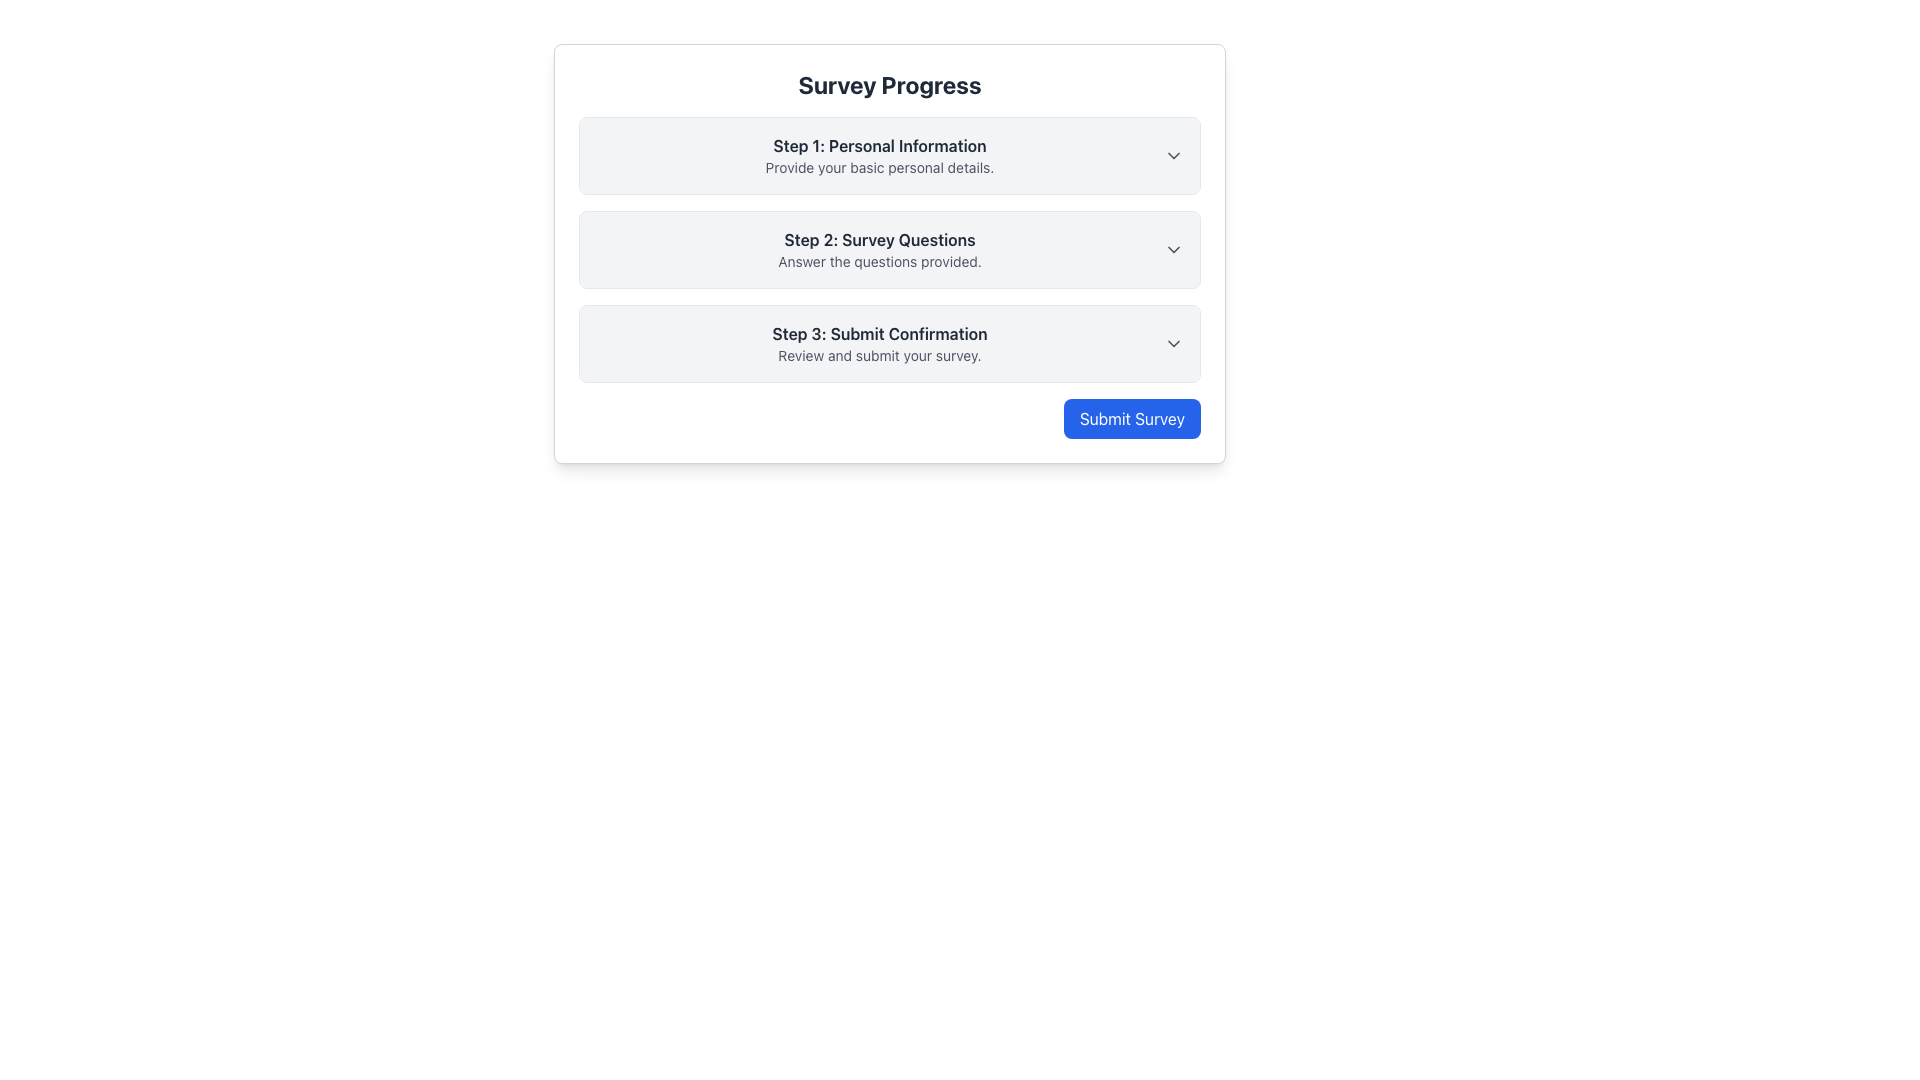  What do you see at coordinates (879, 167) in the screenshot?
I see `the Text Label that reads 'Provide your basic personal details.' located directly below the header 'Step 1: Personal Information'` at bounding box center [879, 167].